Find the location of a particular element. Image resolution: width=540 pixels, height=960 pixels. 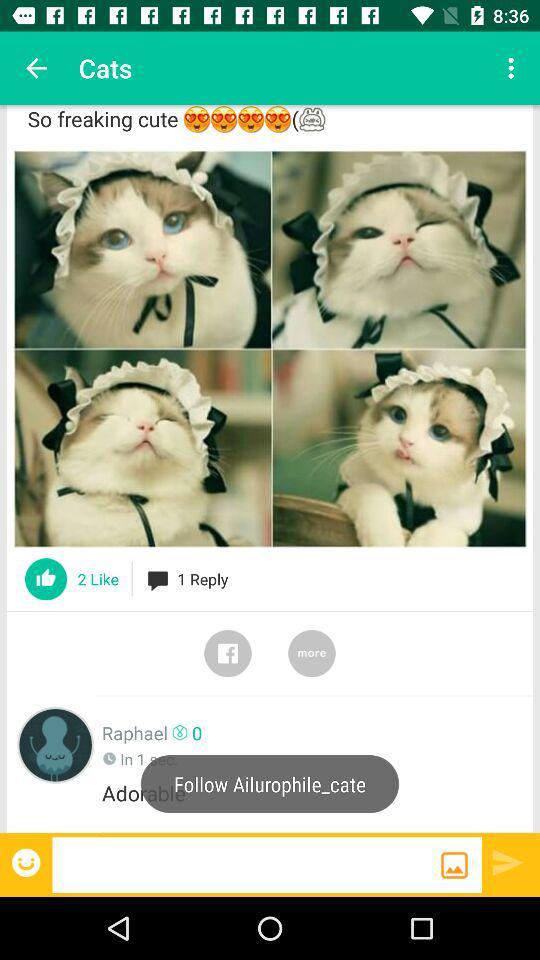

open image is located at coordinates (270, 349).